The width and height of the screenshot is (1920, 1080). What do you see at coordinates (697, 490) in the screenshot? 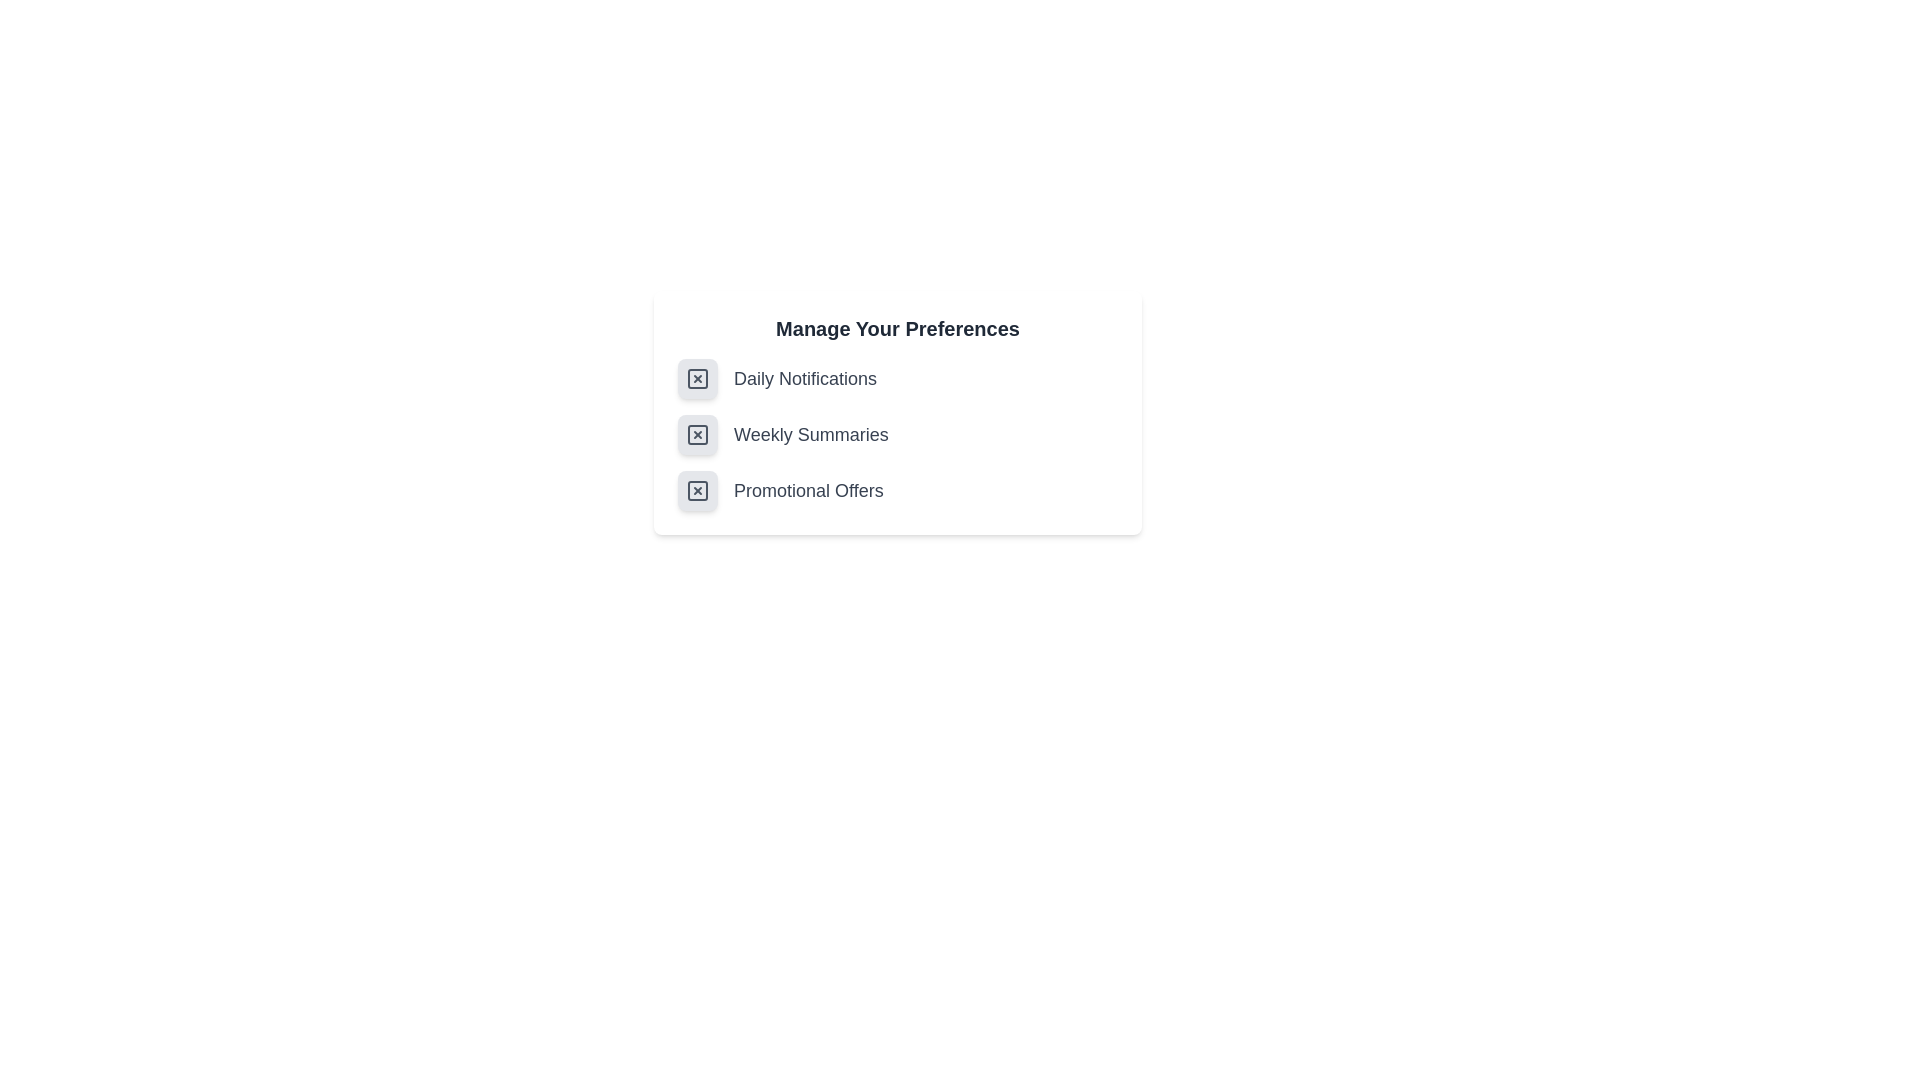
I see `the close icon located to the right of the text 'Promotional Offers' in the third row of the vertical list` at bounding box center [697, 490].